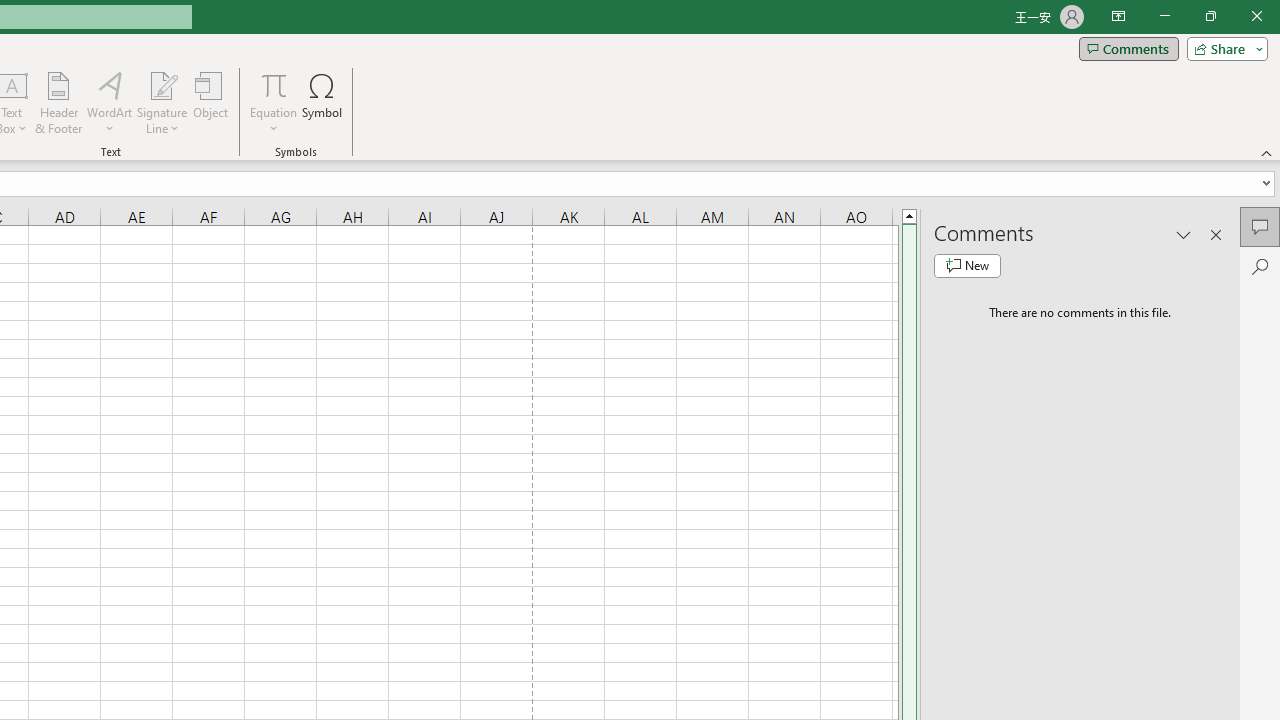 The height and width of the screenshot is (720, 1280). What do you see at coordinates (322, 103) in the screenshot?
I see `'Symbol...'` at bounding box center [322, 103].